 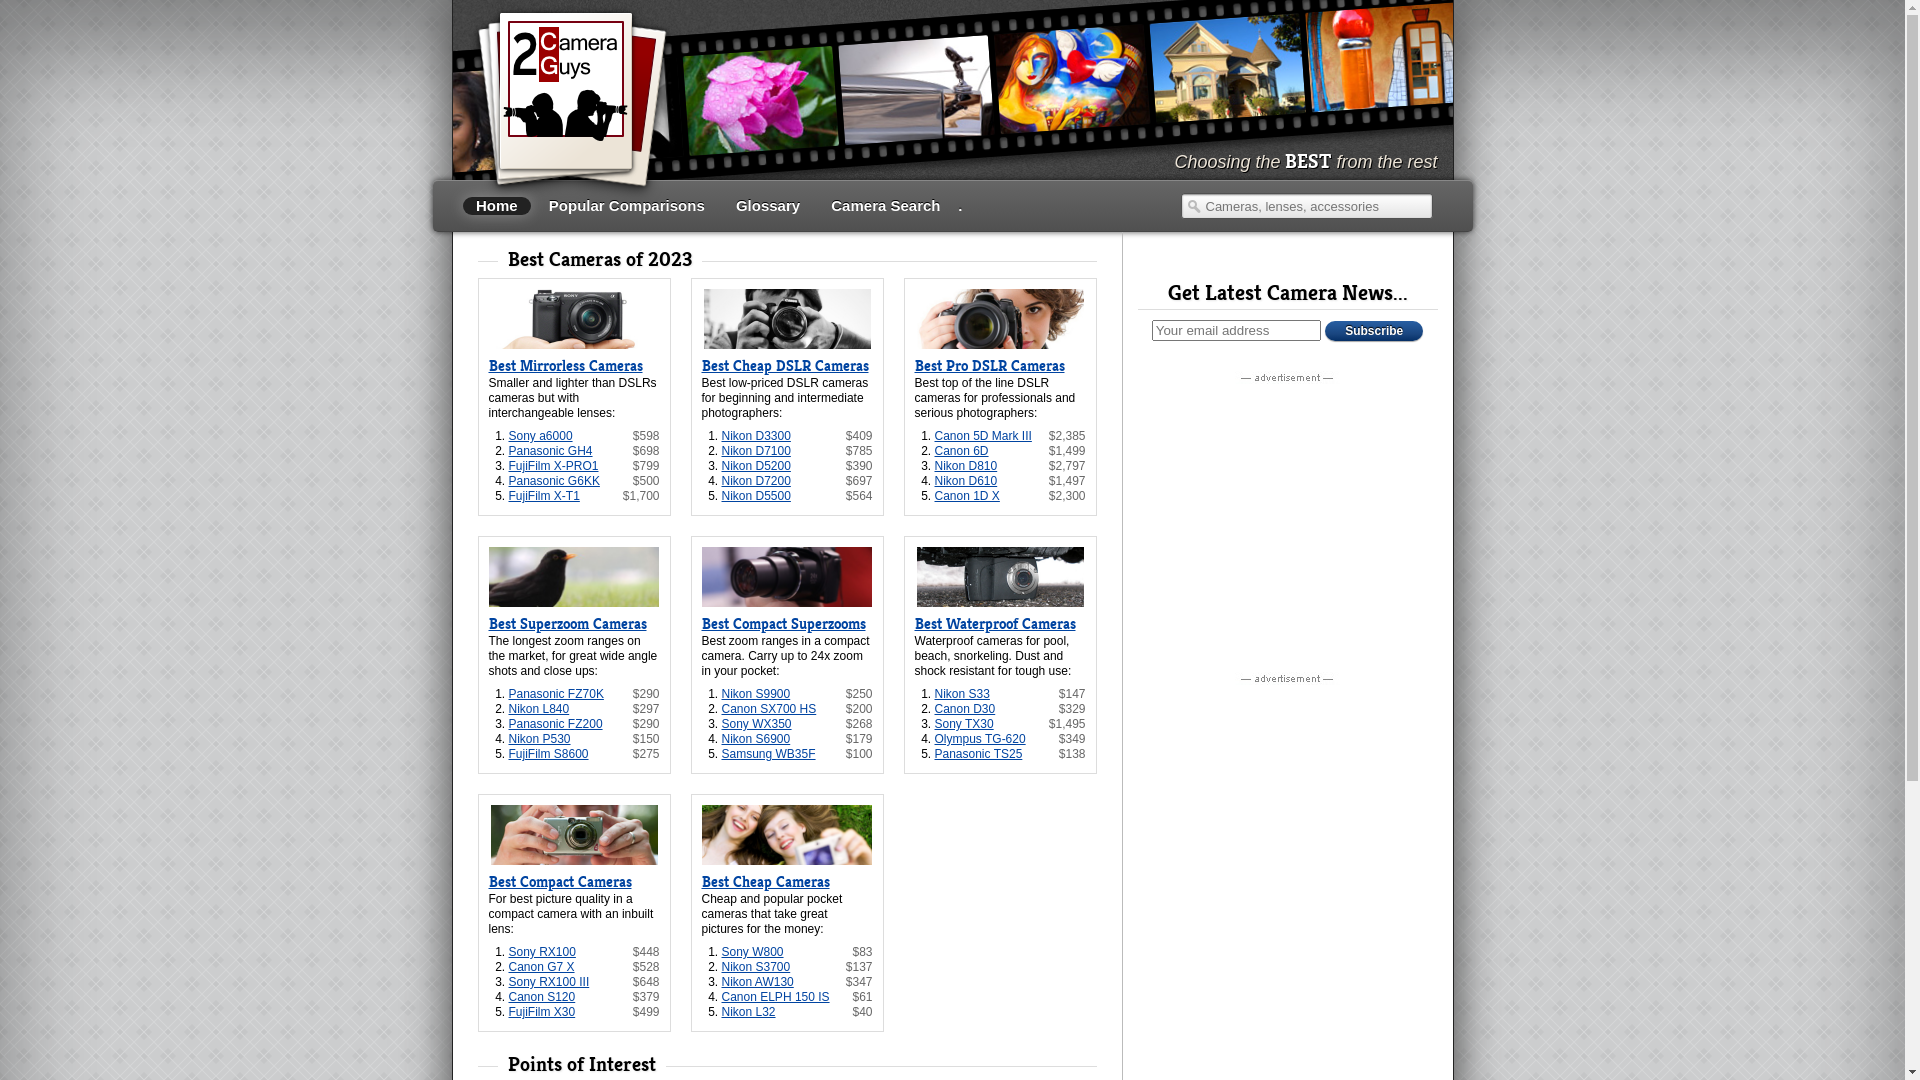 What do you see at coordinates (755, 434) in the screenshot?
I see `'Nikon D3300'` at bounding box center [755, 434].